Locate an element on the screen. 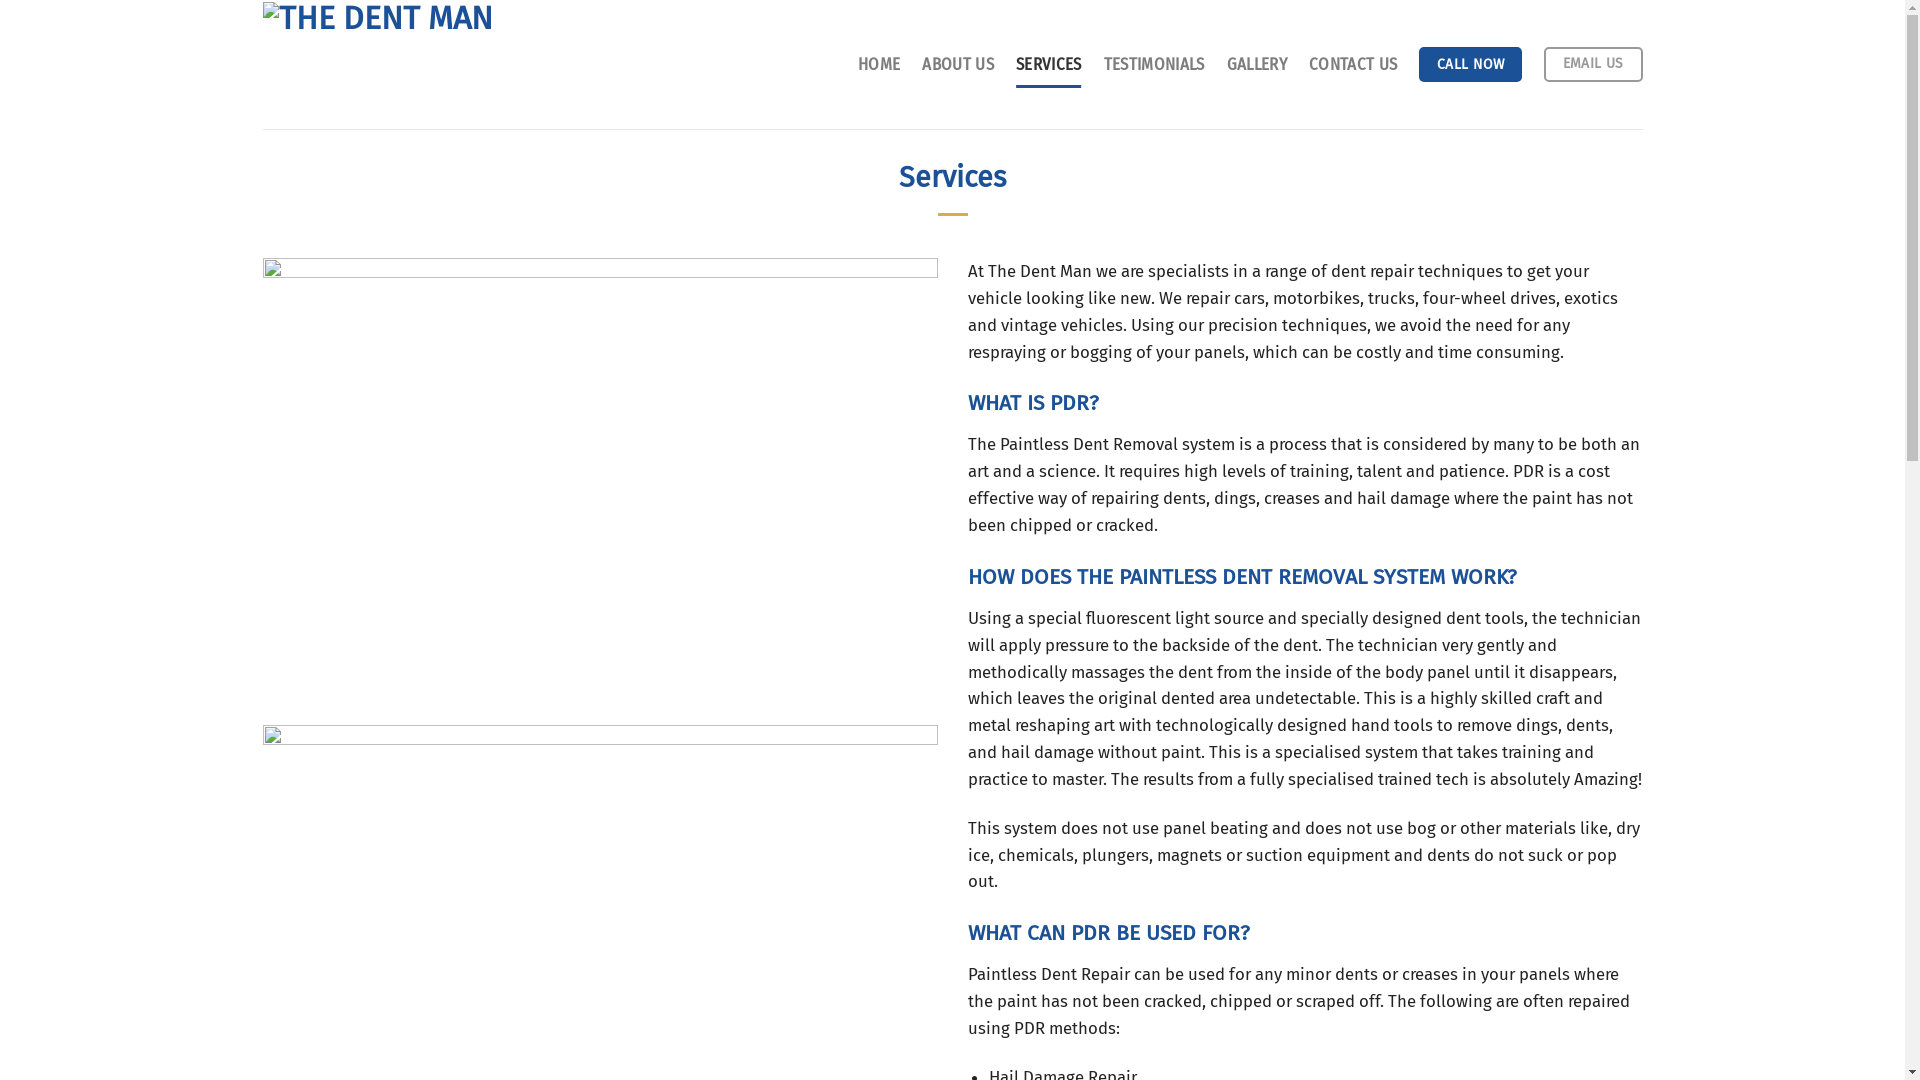 Image resolution: width=1920 pixels, height=1080 pixels. 'SERVICES' is located at coordinates (1048, 63).